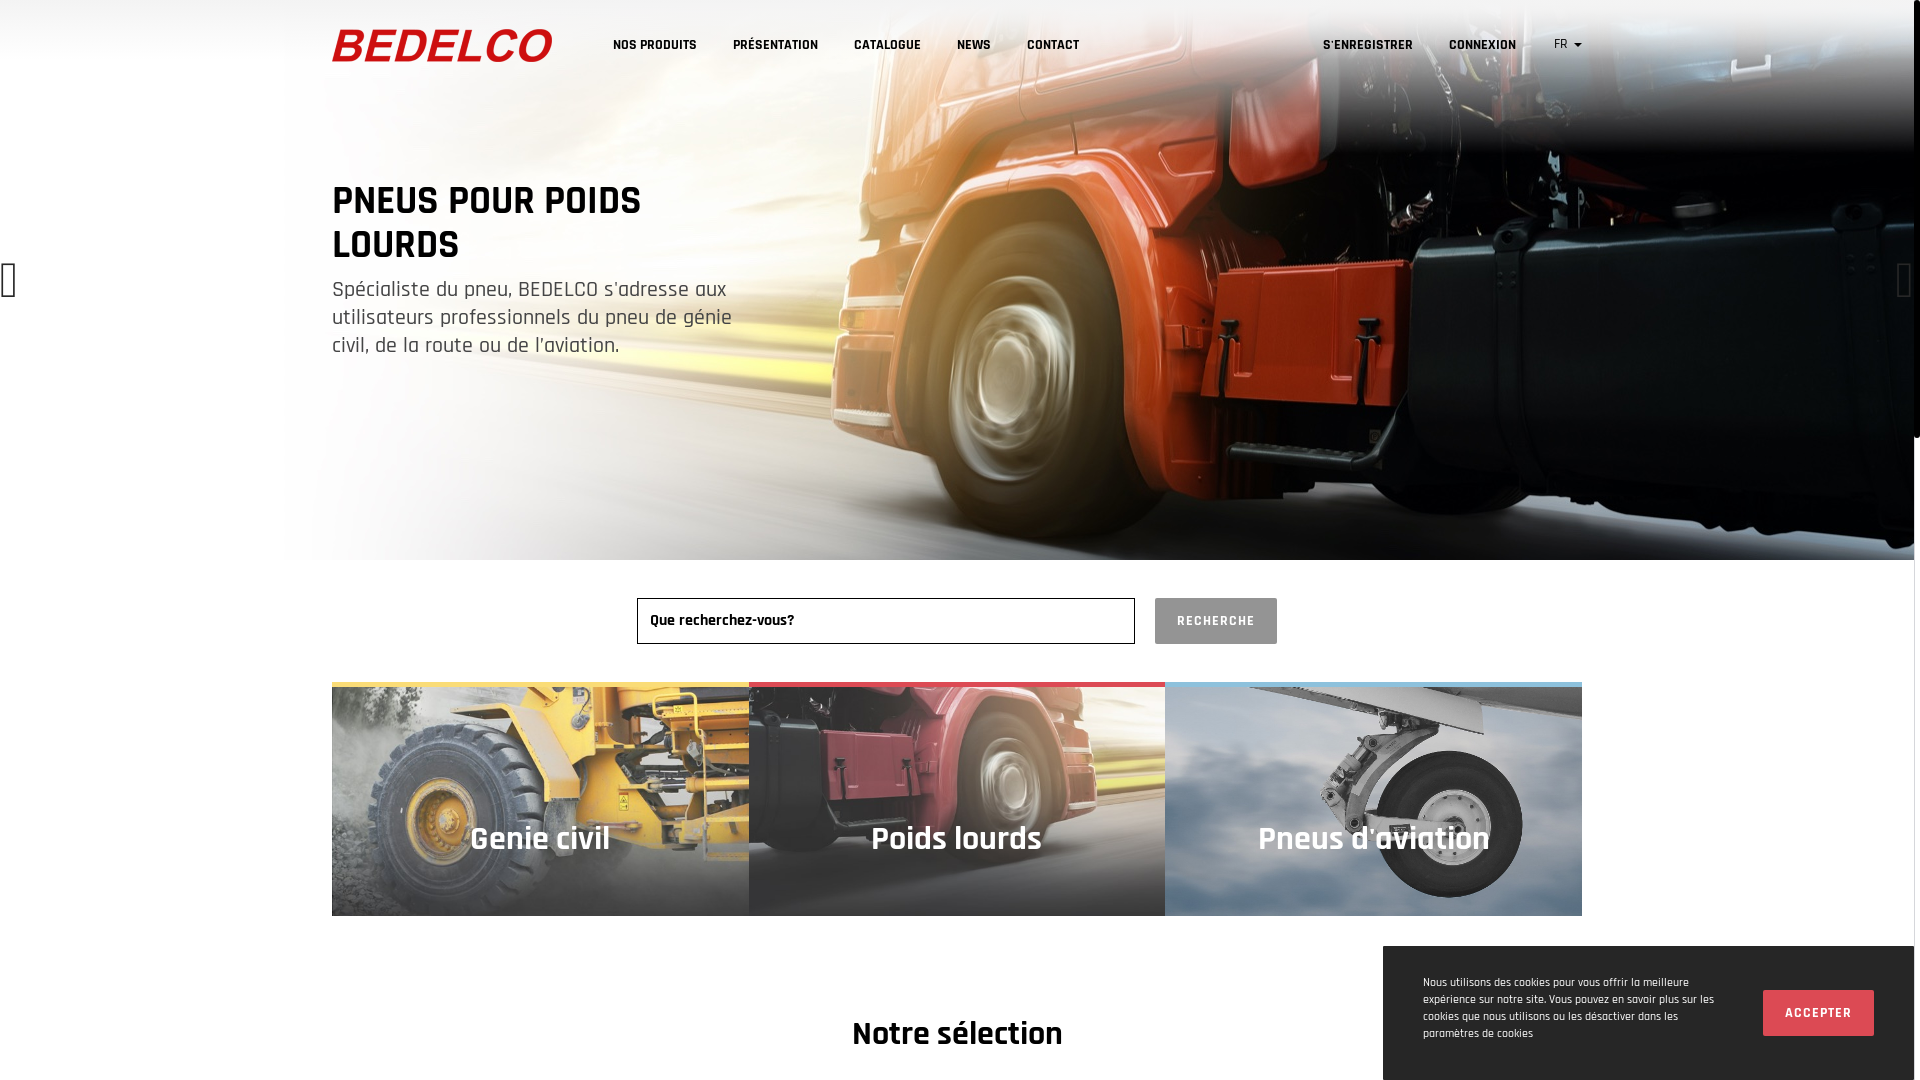 The height and width of the screenshot is (1080, 1920). I want to click on 'Genie civil', so click(540, 797).